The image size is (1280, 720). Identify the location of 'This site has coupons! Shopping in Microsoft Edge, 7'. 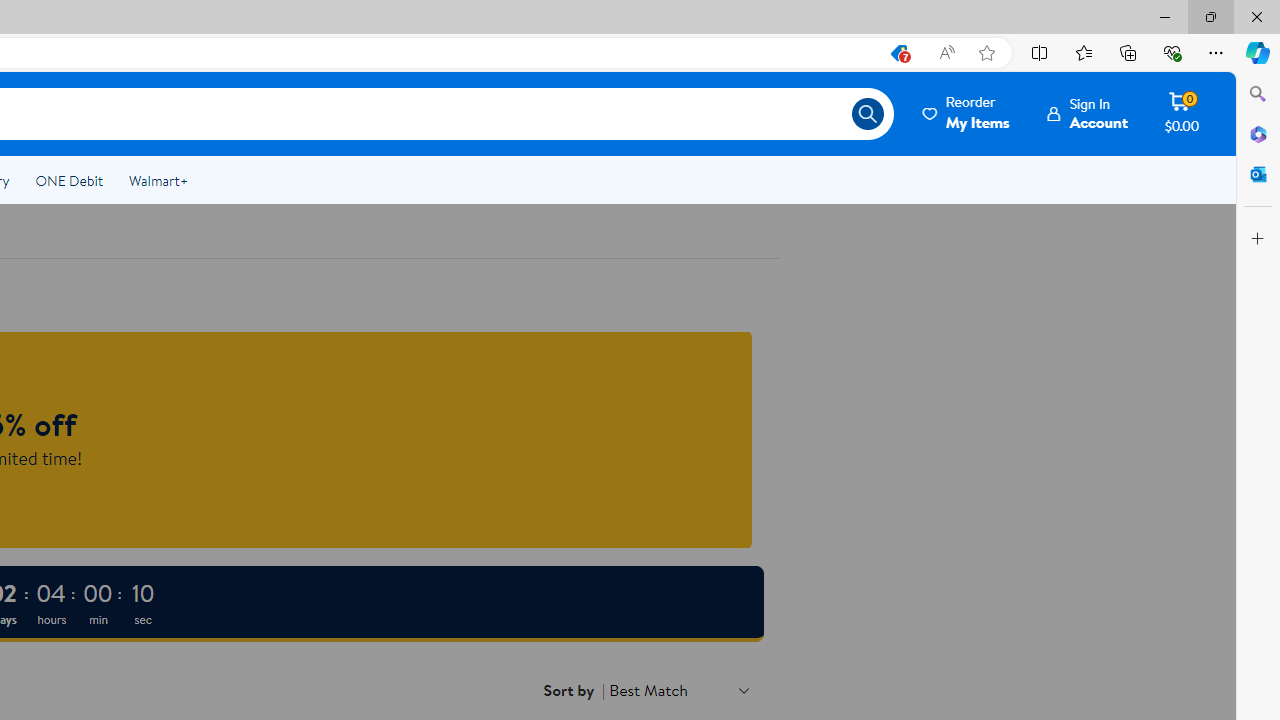
(897, 52).